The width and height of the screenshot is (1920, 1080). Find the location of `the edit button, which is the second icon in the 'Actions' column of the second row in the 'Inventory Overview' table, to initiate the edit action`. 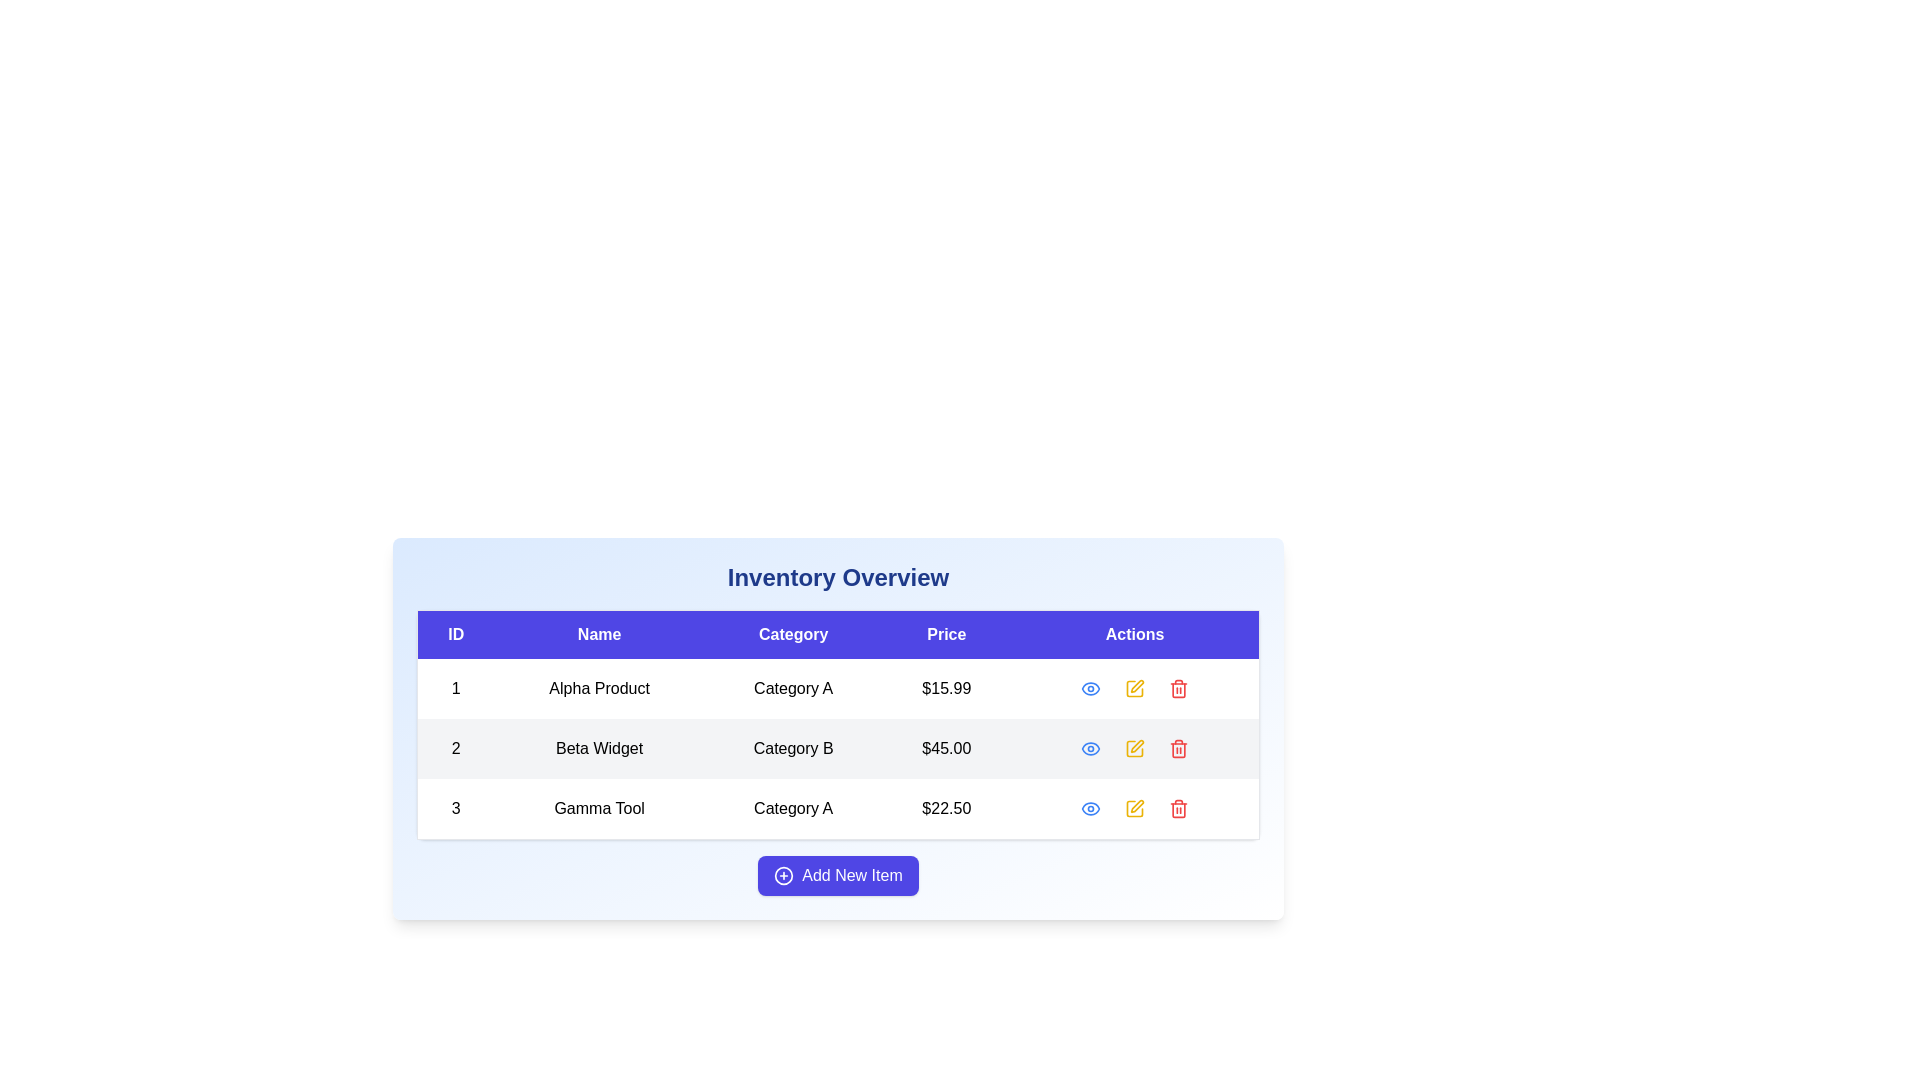

the edit button, which is the second icon in the 'Actions' column of the second row in the 'Inventory Overview' table, to initiate the edit action is located at coordinates (1135, 748).